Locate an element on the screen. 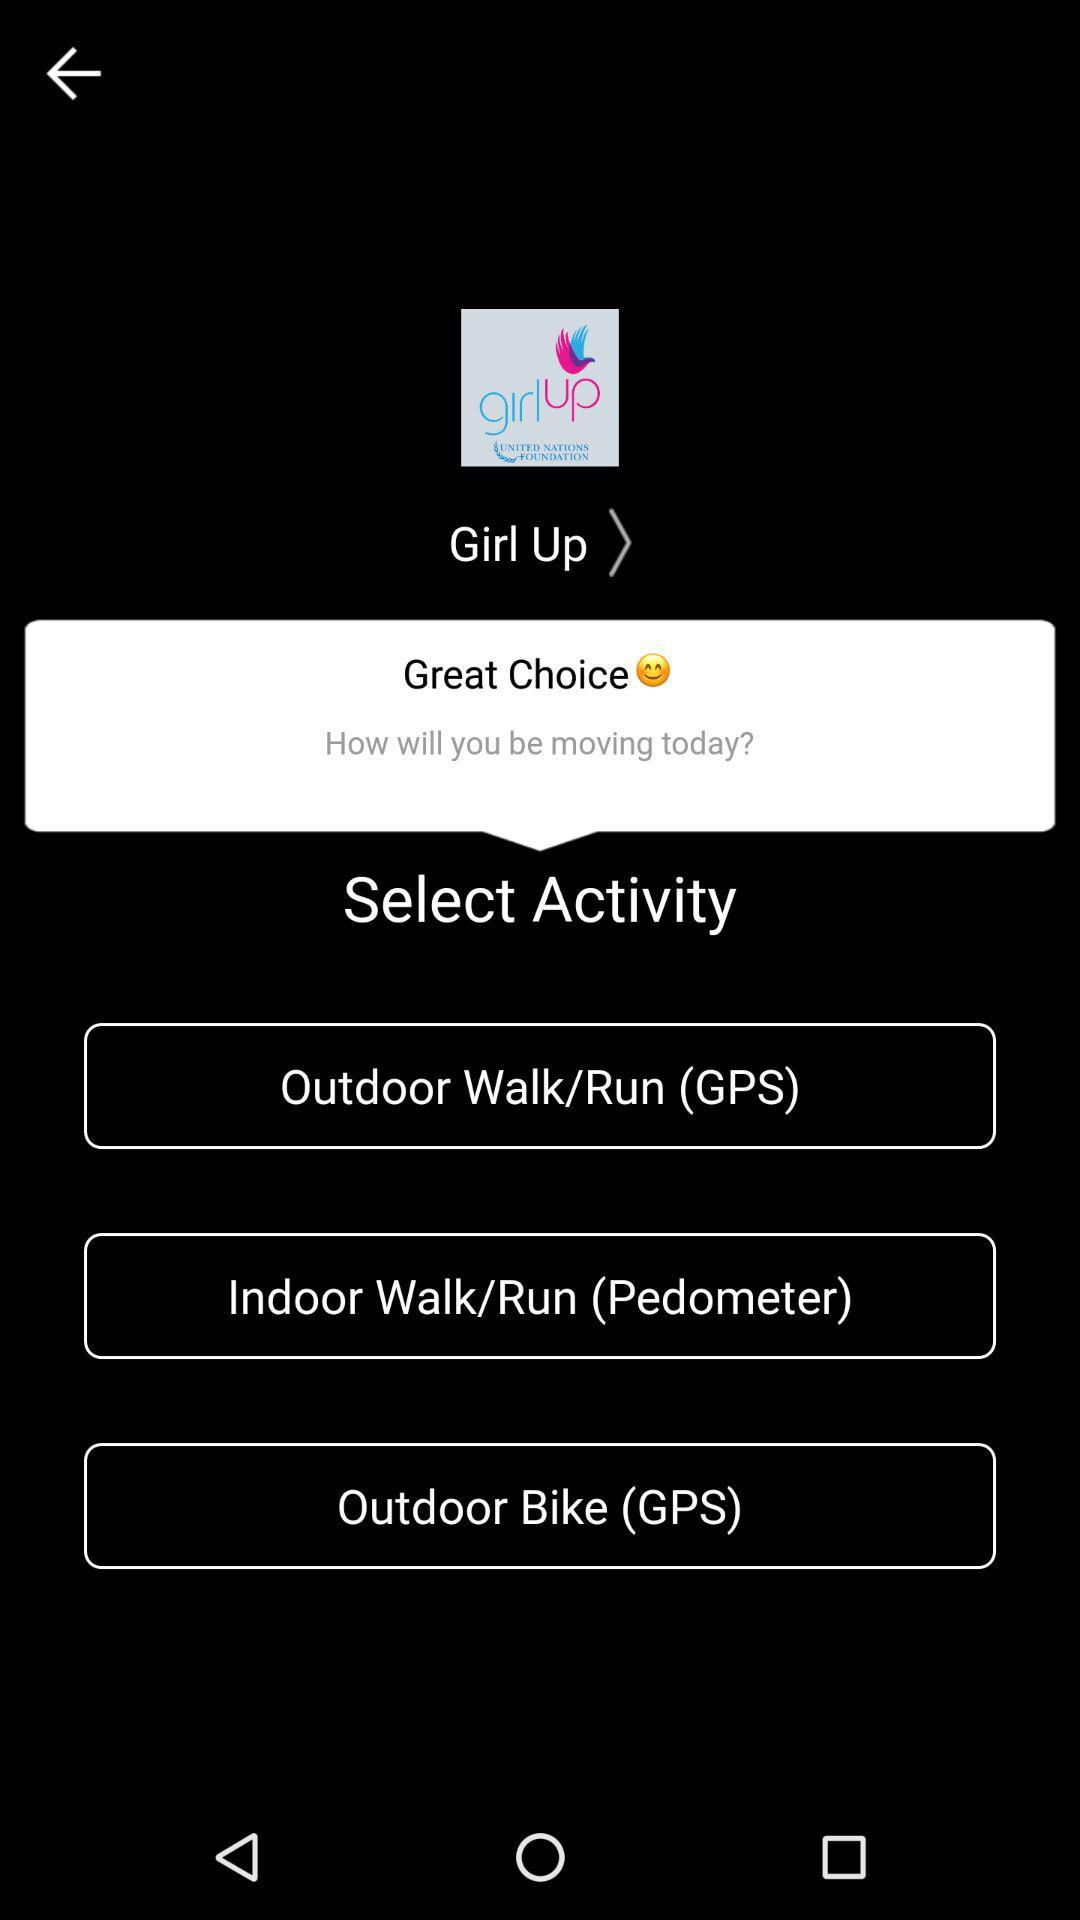 The height and width of the screenshot is (1920, 1080). the item above the outdoor walk run item is located at coordinates (72, 73).